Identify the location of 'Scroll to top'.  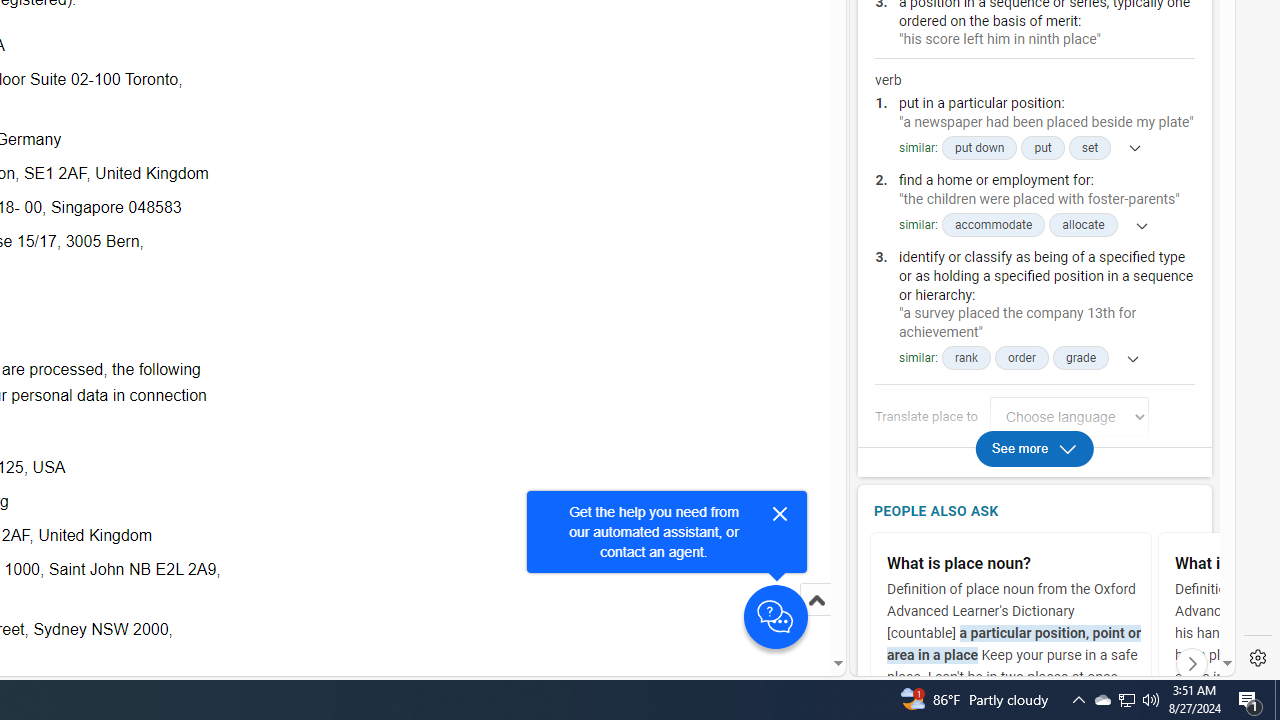
(816, 620).